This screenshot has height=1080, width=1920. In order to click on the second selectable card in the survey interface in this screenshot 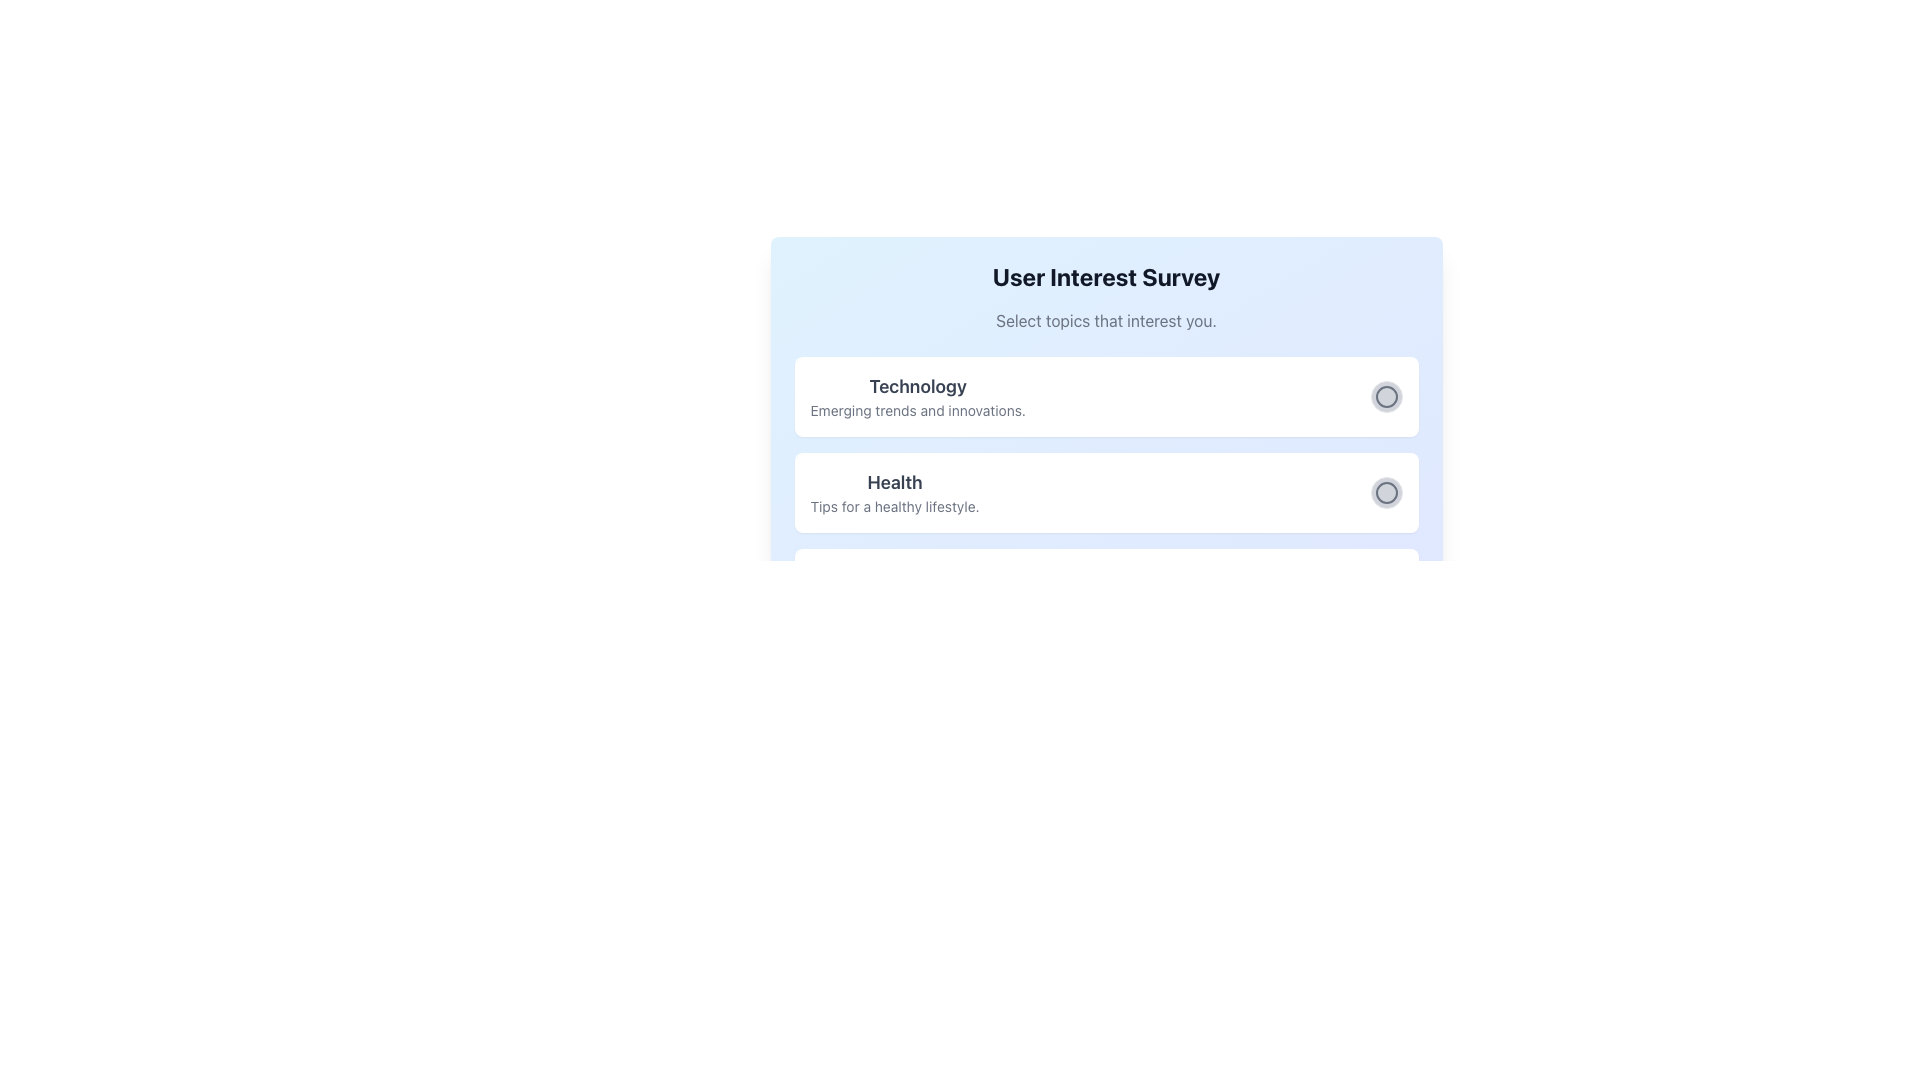, I will do `click(1105, 493)`.